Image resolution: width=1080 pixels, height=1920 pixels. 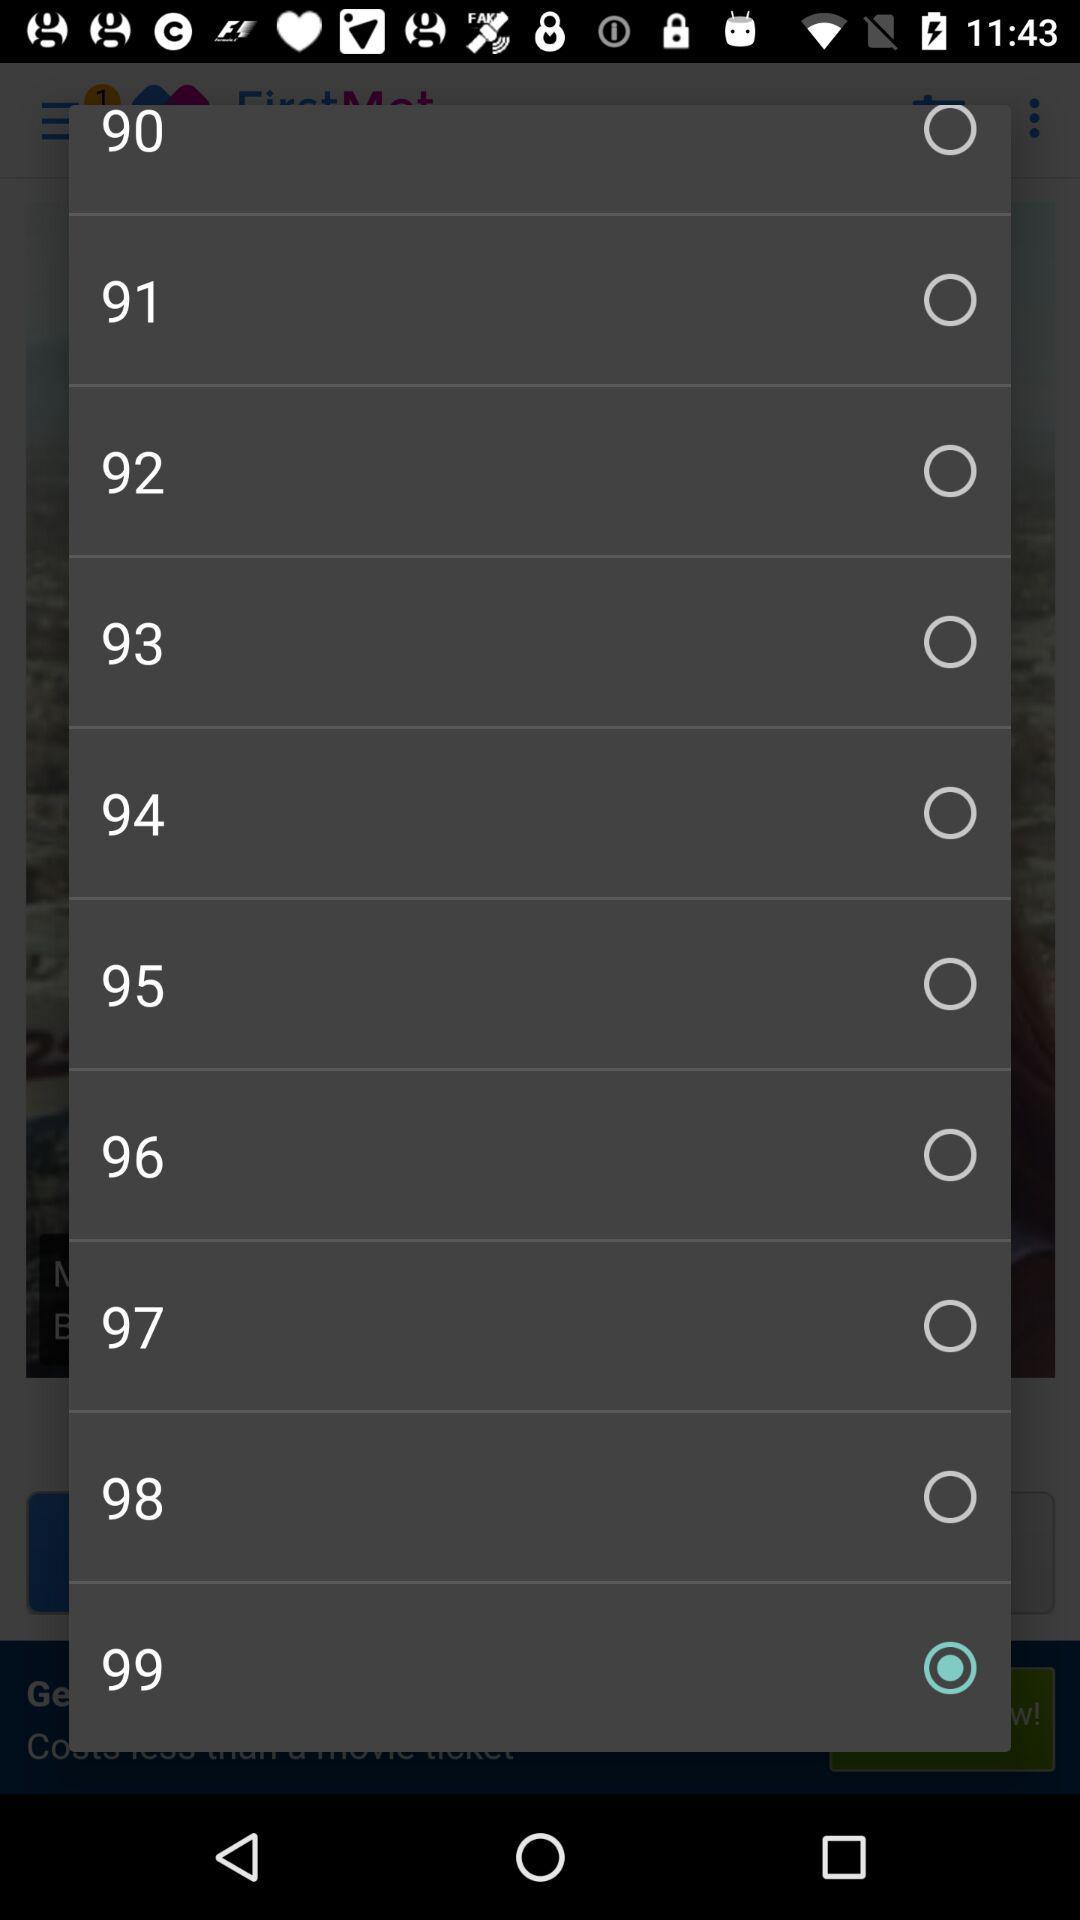 What do you see at coordinates (540, 983) in the screenshot?
I see `the checkbox below the 94 checkbox` at bounding box center [540, 983].